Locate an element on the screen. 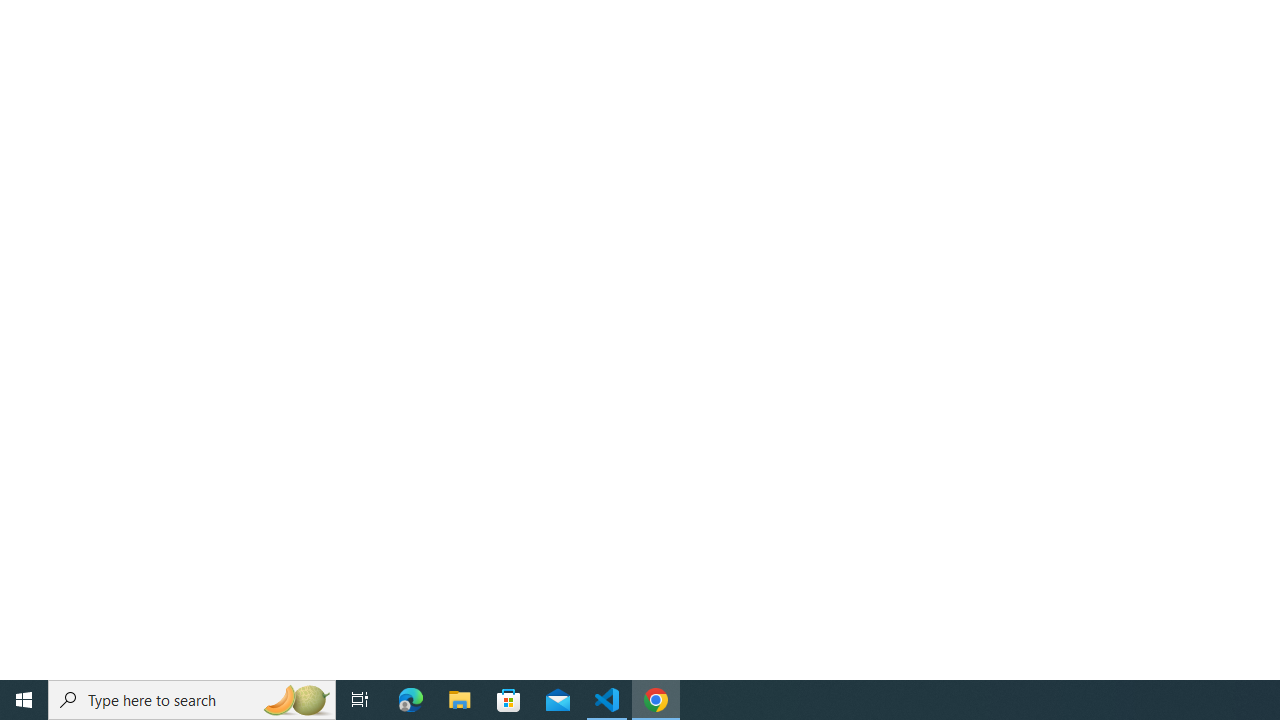 The width and height of the screenshot is (1280, 720). 'Microsoft Store' is located at coordinates (509, 698).